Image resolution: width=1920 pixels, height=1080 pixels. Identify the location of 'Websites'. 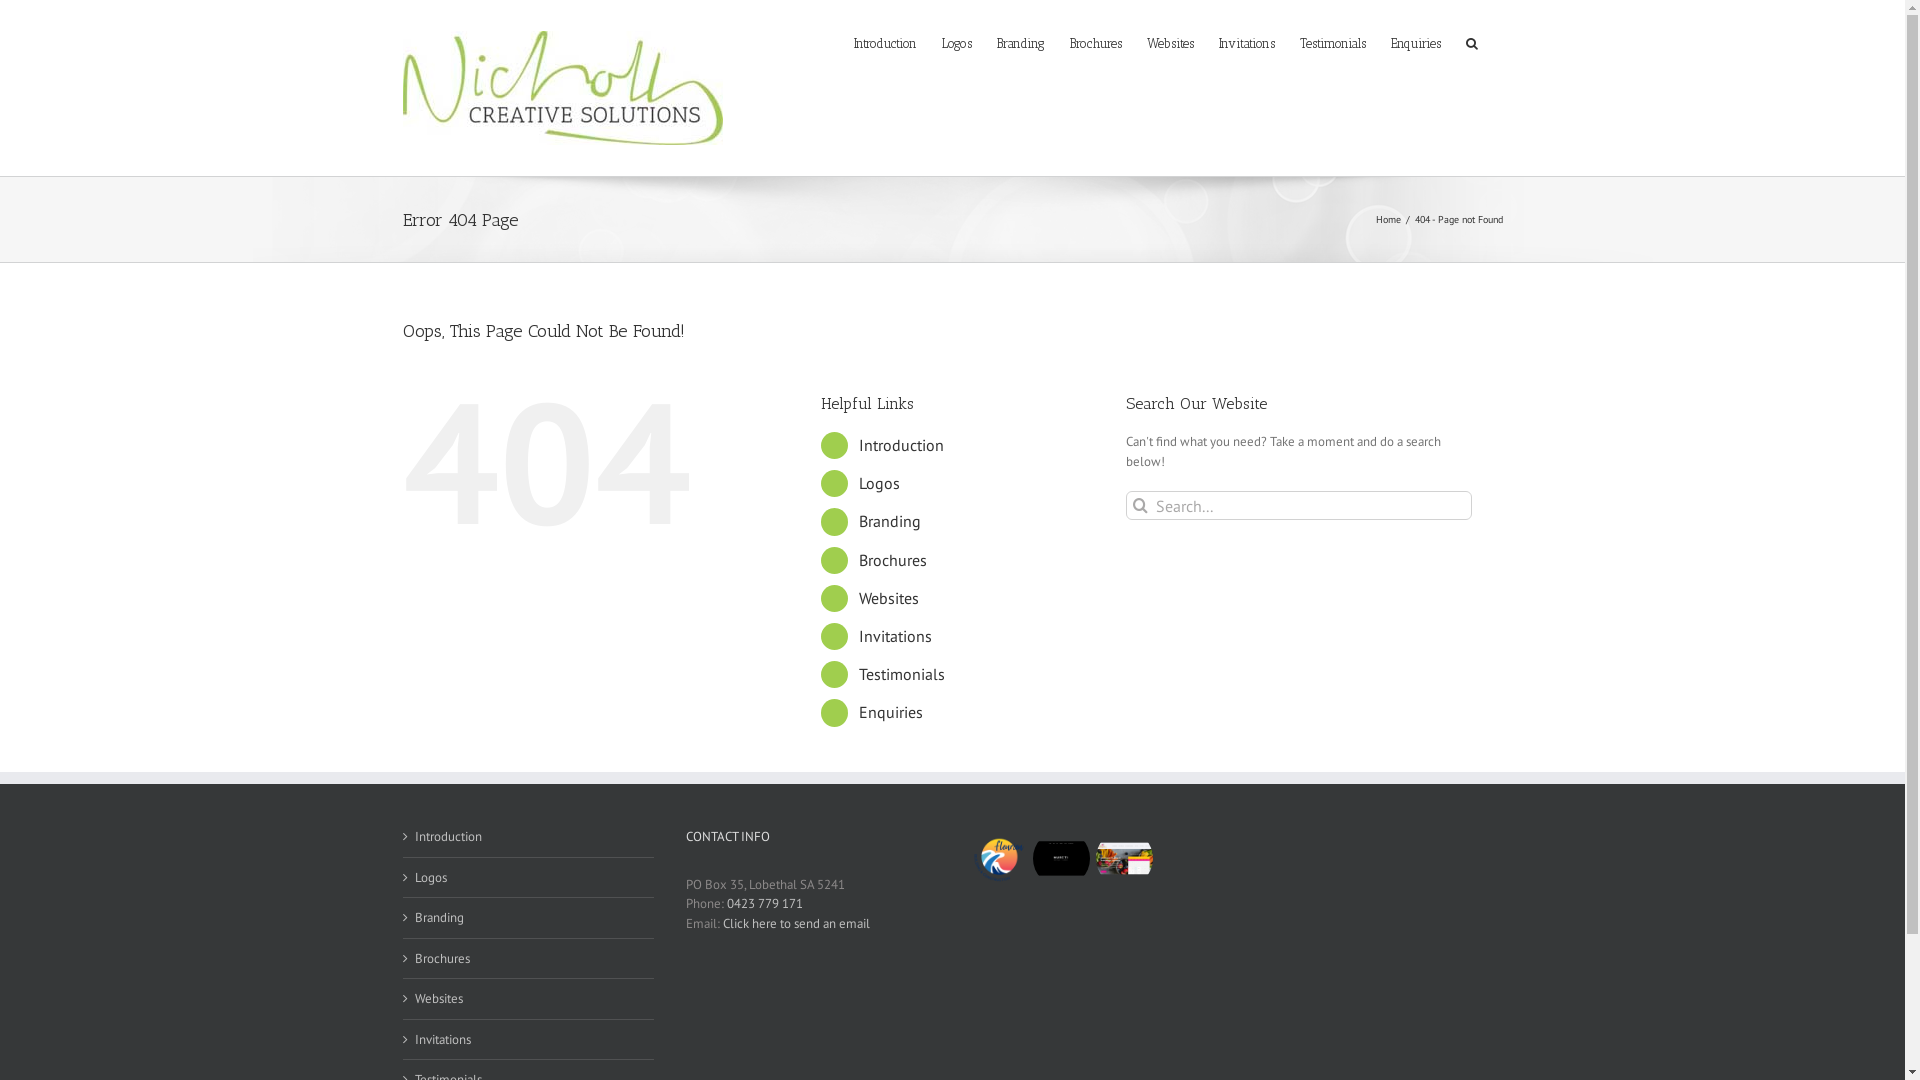
(528, 999).